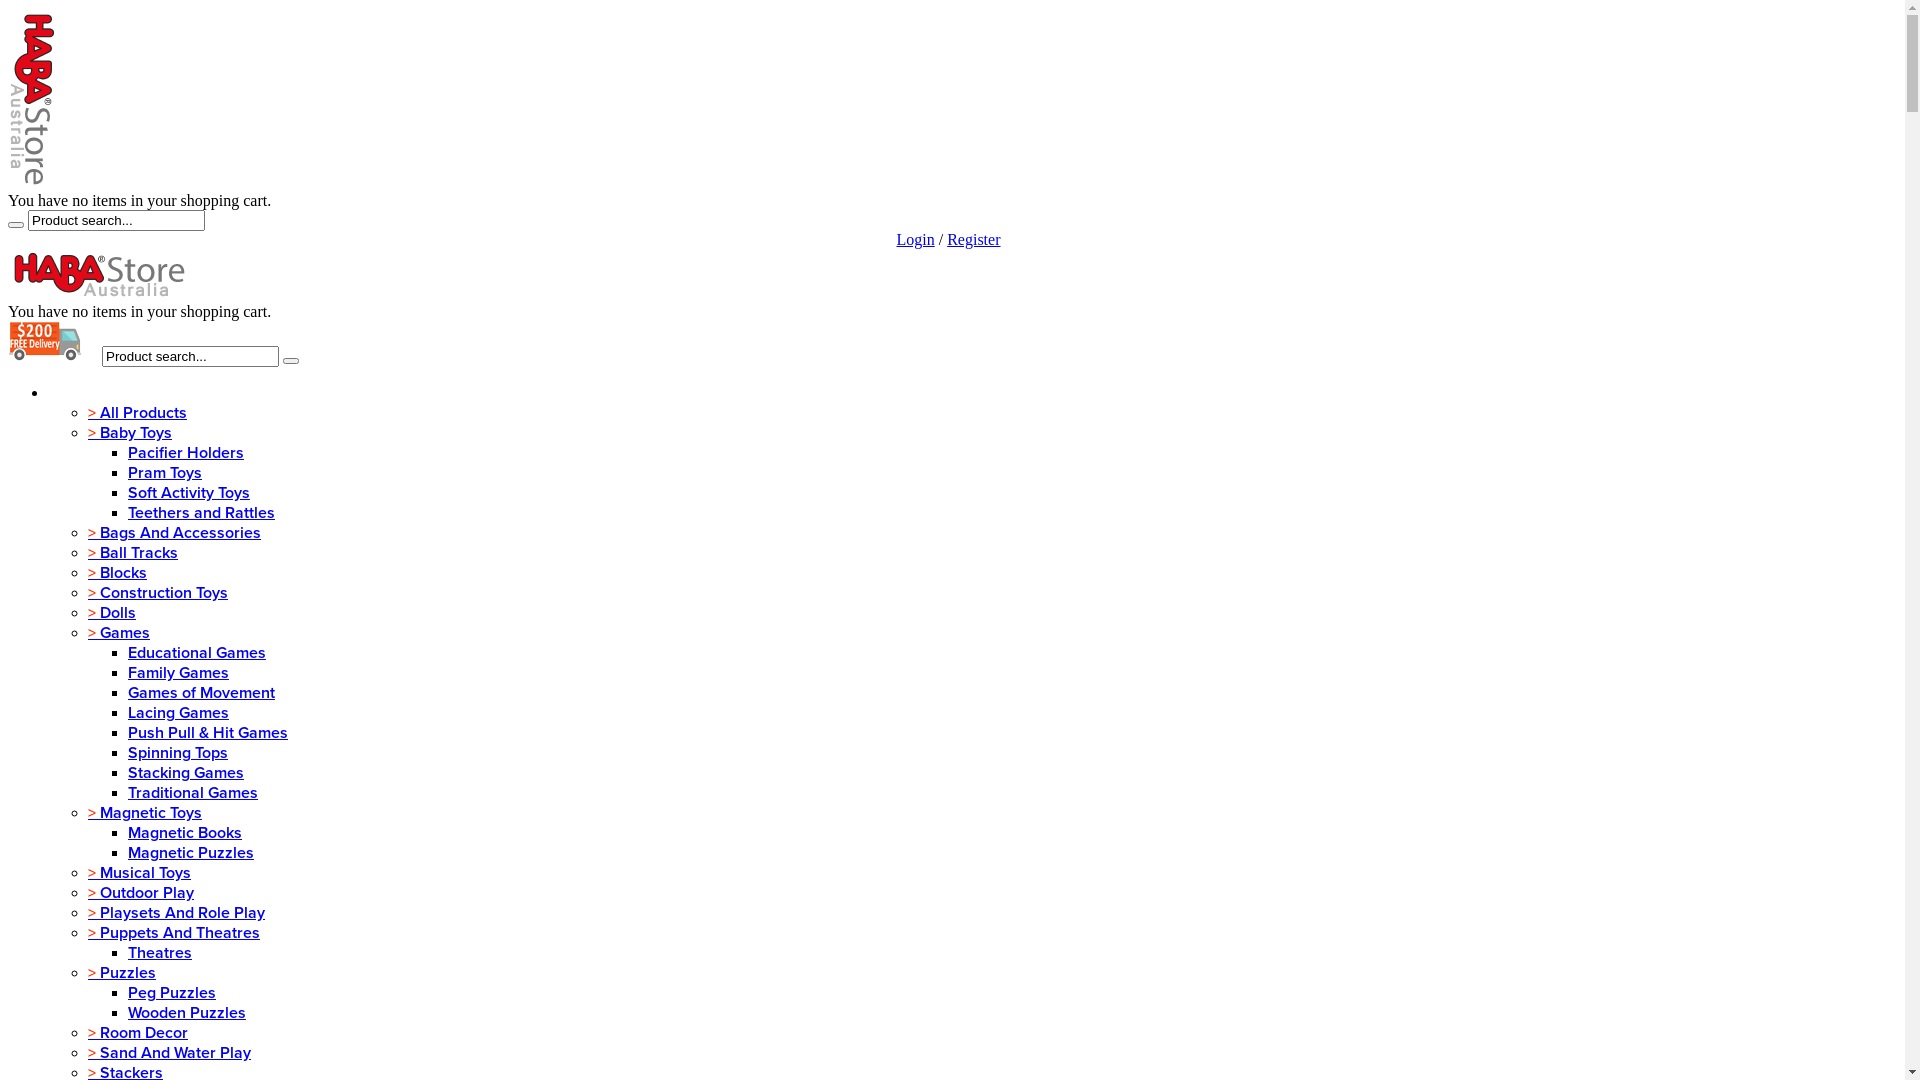 This screenshot has width=1920, height=1080. Describe the element at coordinates (127, 512) in the screenshot. I see `'Teethers and Rattles'` at that location.